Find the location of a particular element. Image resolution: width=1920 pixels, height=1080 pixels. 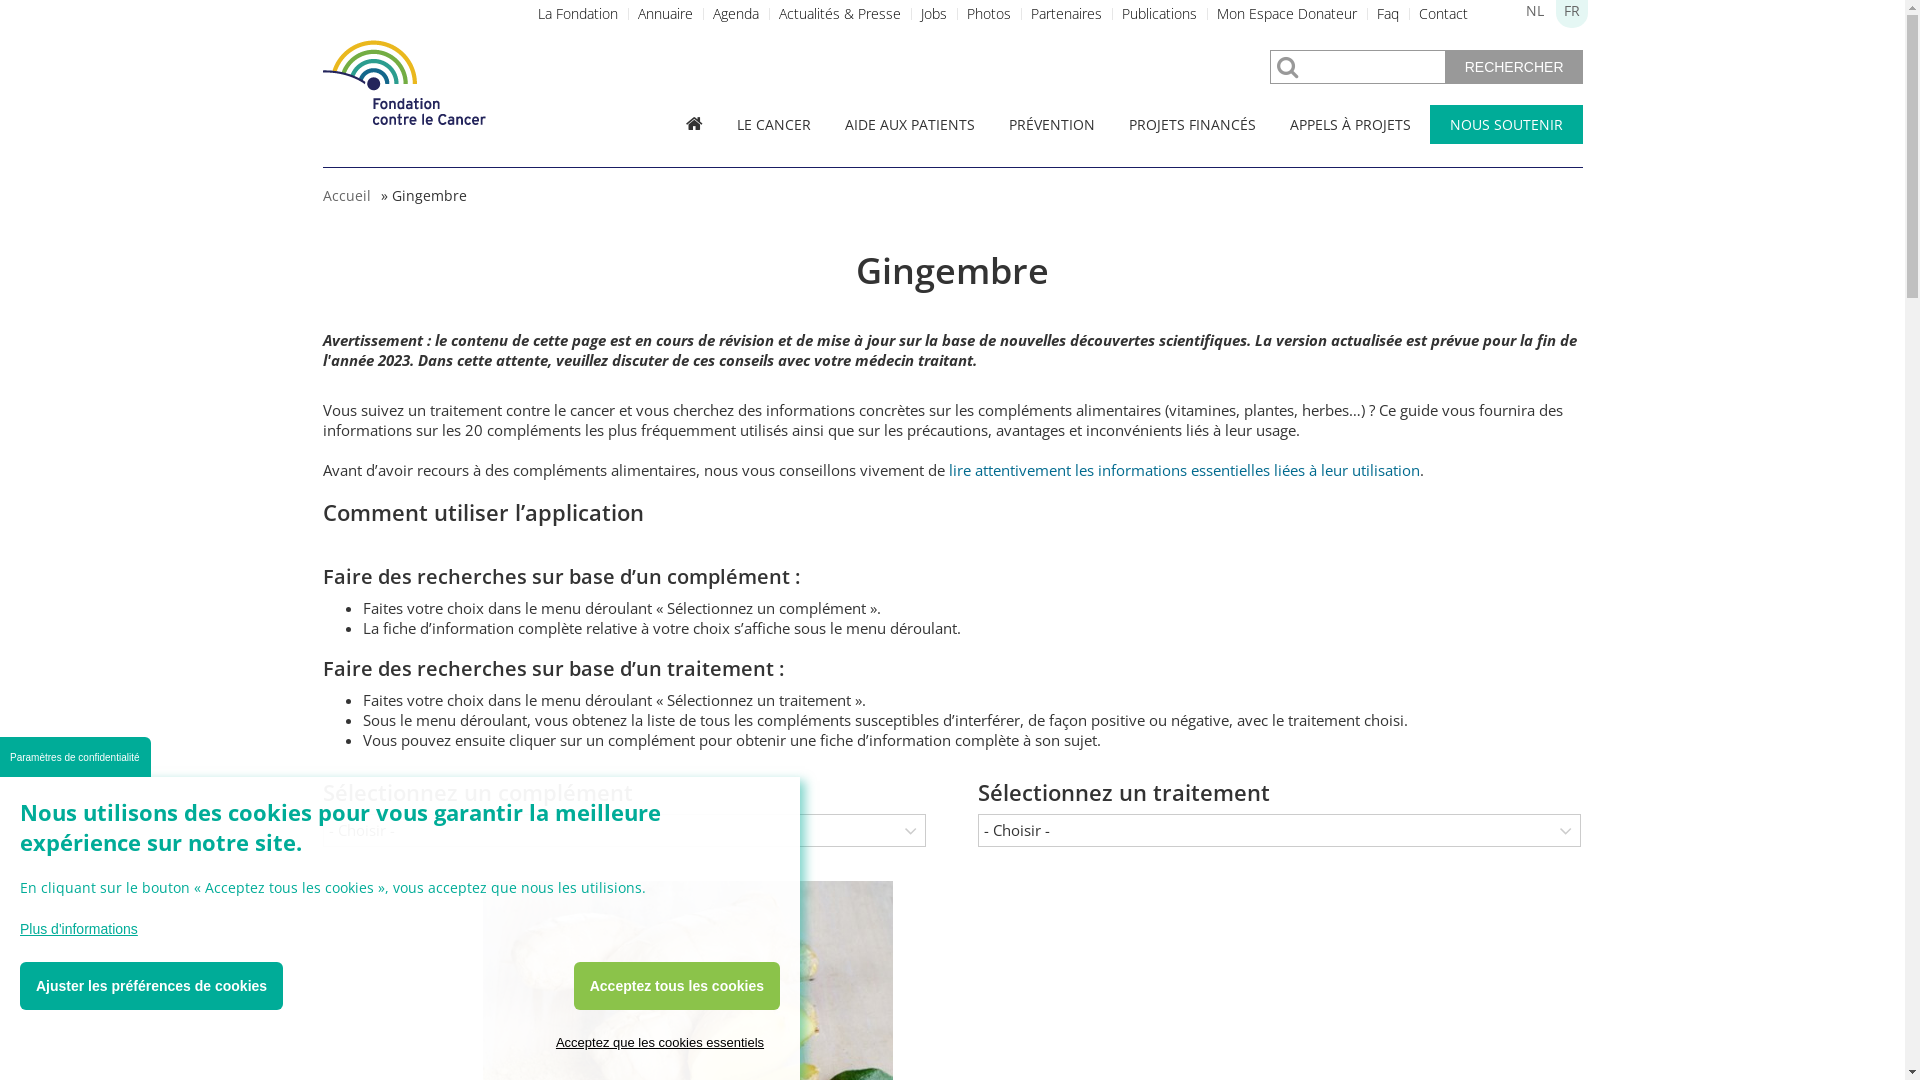

'Mon Espace Donateur' is located at coordinates (1286, 13).